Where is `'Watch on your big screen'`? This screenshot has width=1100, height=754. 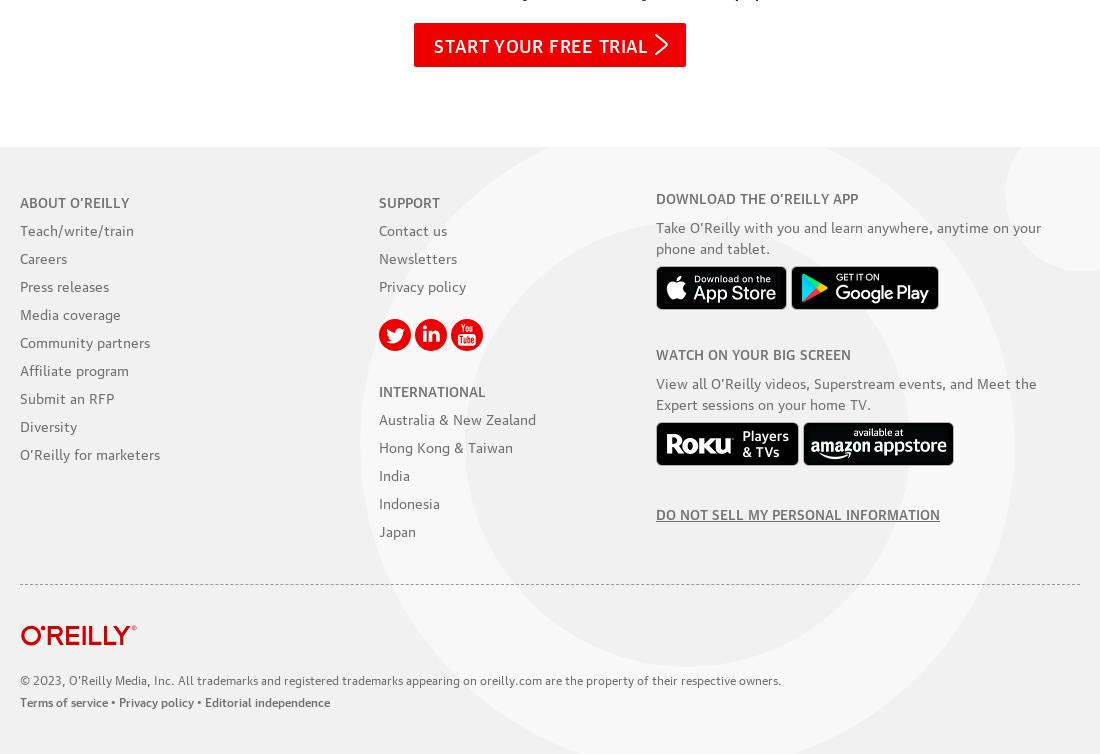 'Watch on your big screen' is located at coordinates (656, 350).